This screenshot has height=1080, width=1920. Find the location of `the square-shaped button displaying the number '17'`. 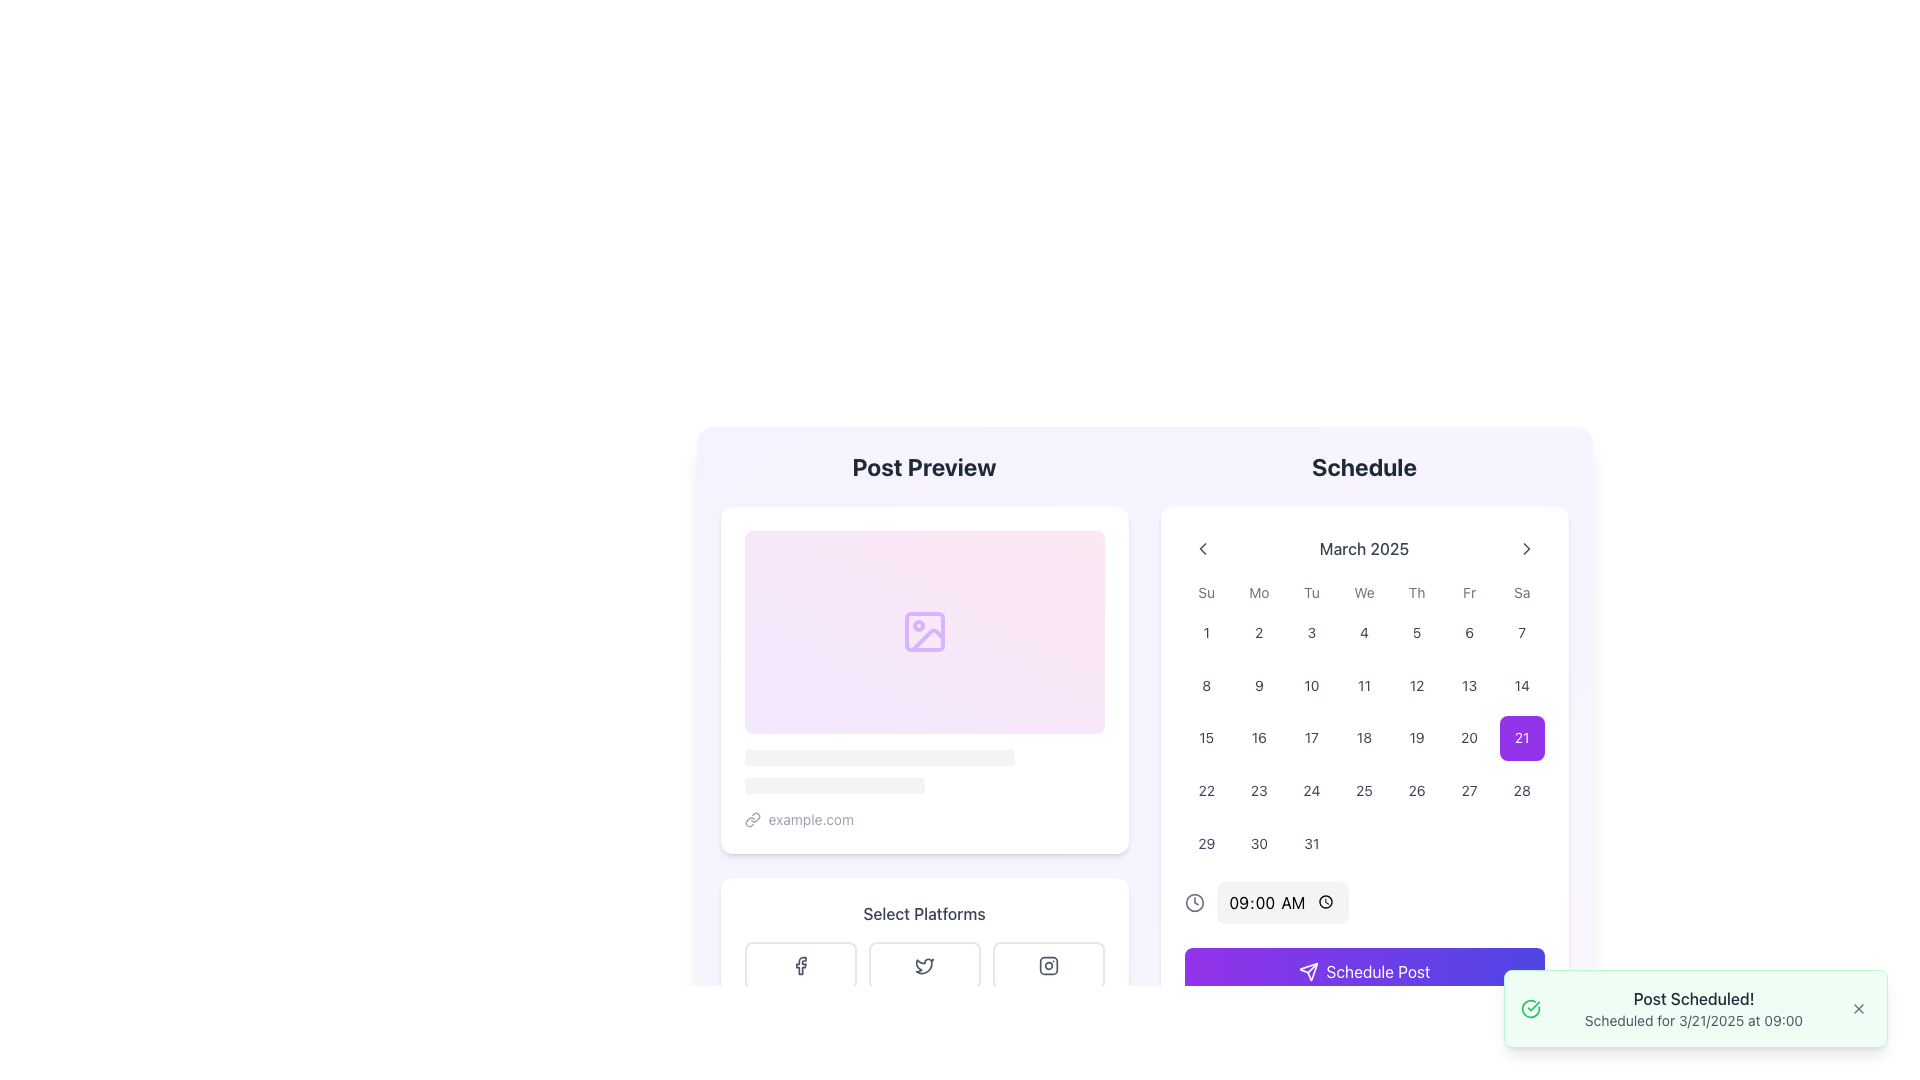

the square-shaped button displaying the number '17' is located at coordinates (1311, 738).